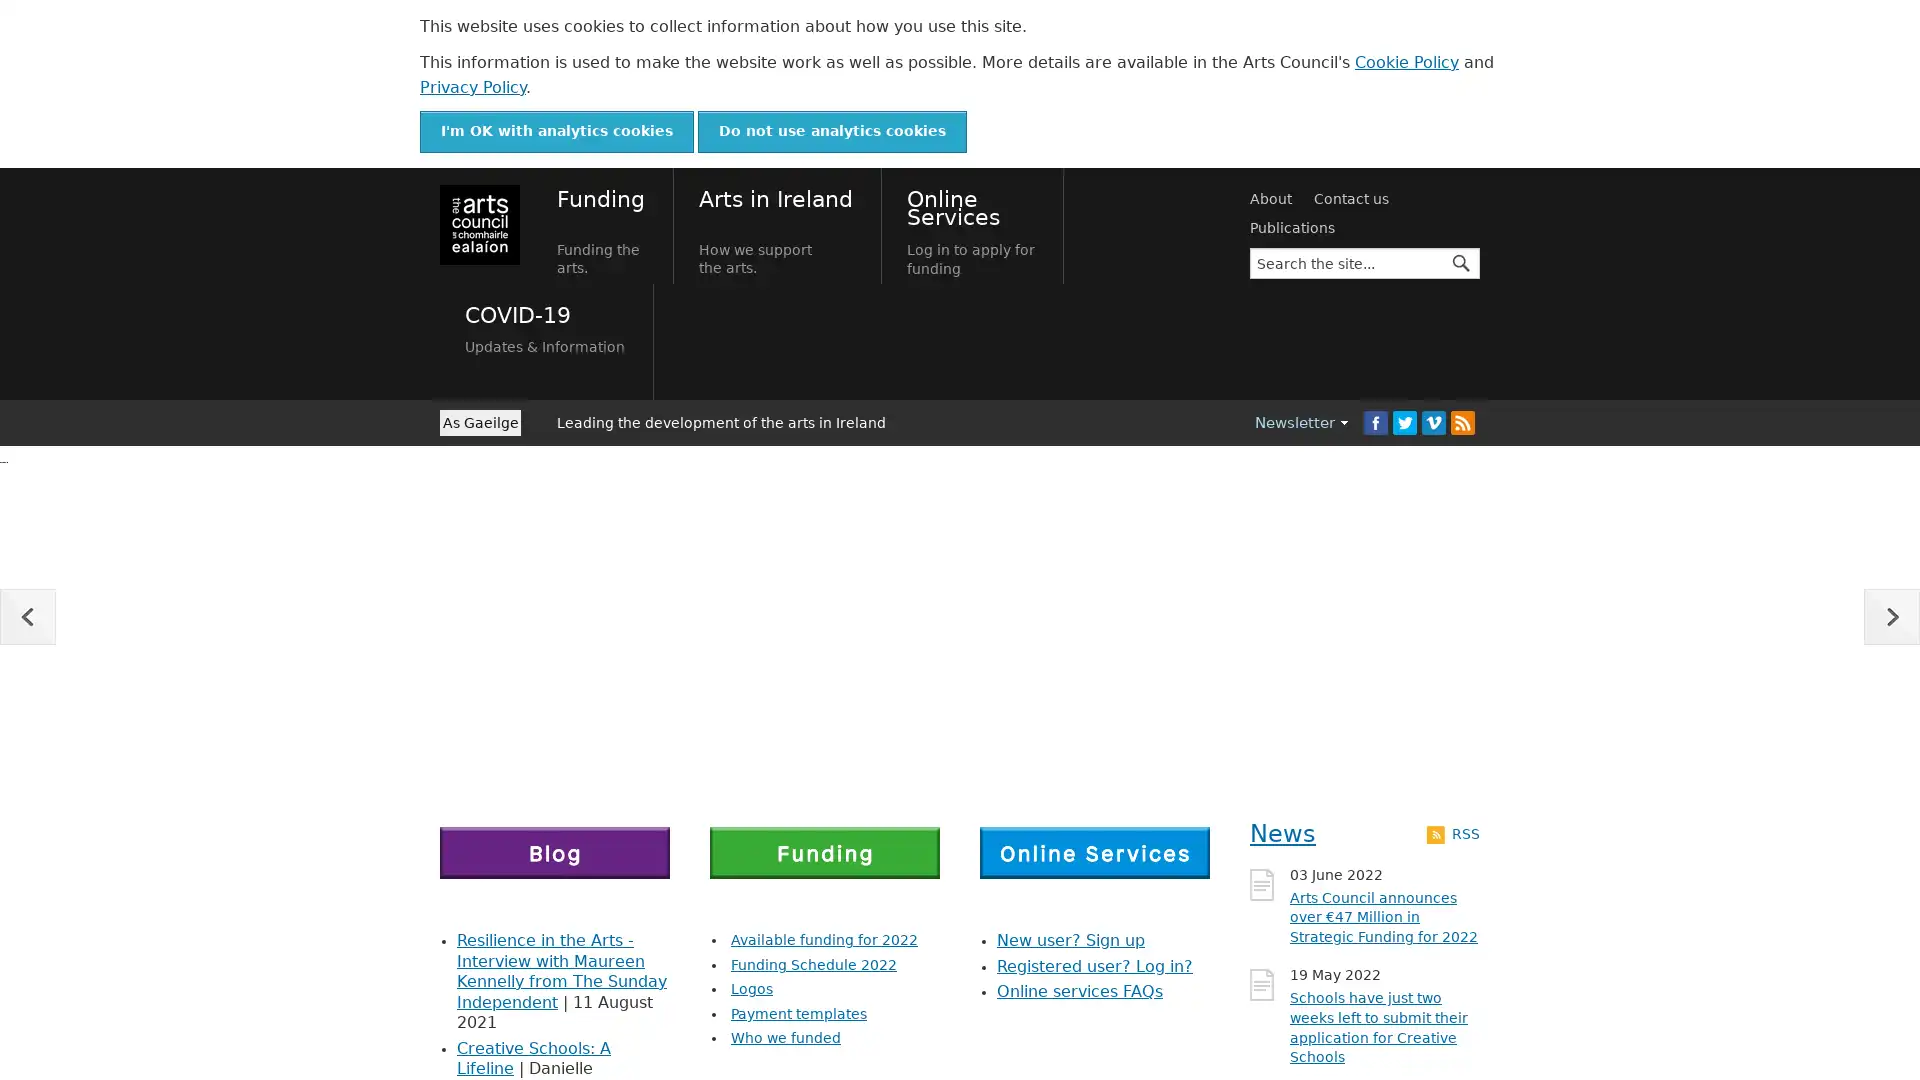 This screenshot has height=1080, width=1920. Describe the element at coordinates (832, 131) in the screenshot. I see `Do not use analytics cookies` at that location.